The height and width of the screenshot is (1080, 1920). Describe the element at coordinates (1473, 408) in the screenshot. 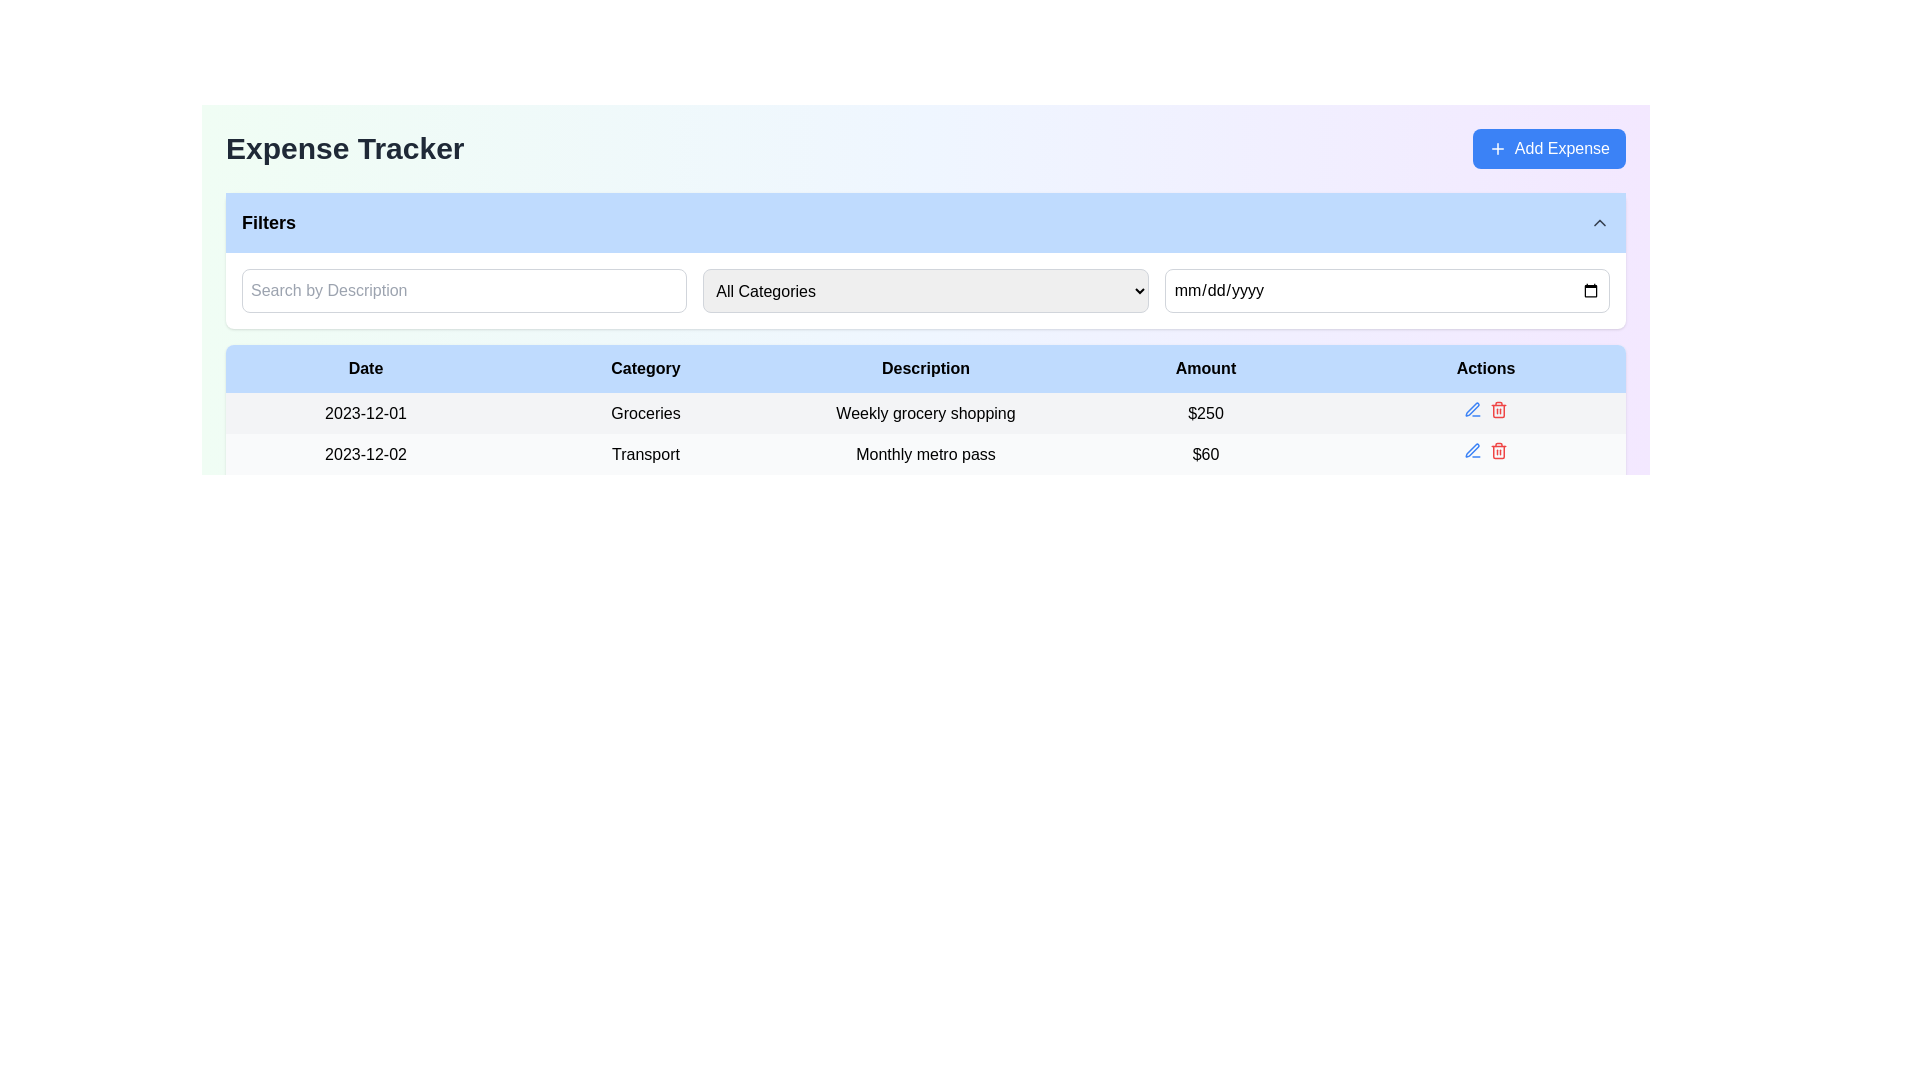

I see `the Icon button in the 'Actions' column of the second row in the expense details table` at that location.